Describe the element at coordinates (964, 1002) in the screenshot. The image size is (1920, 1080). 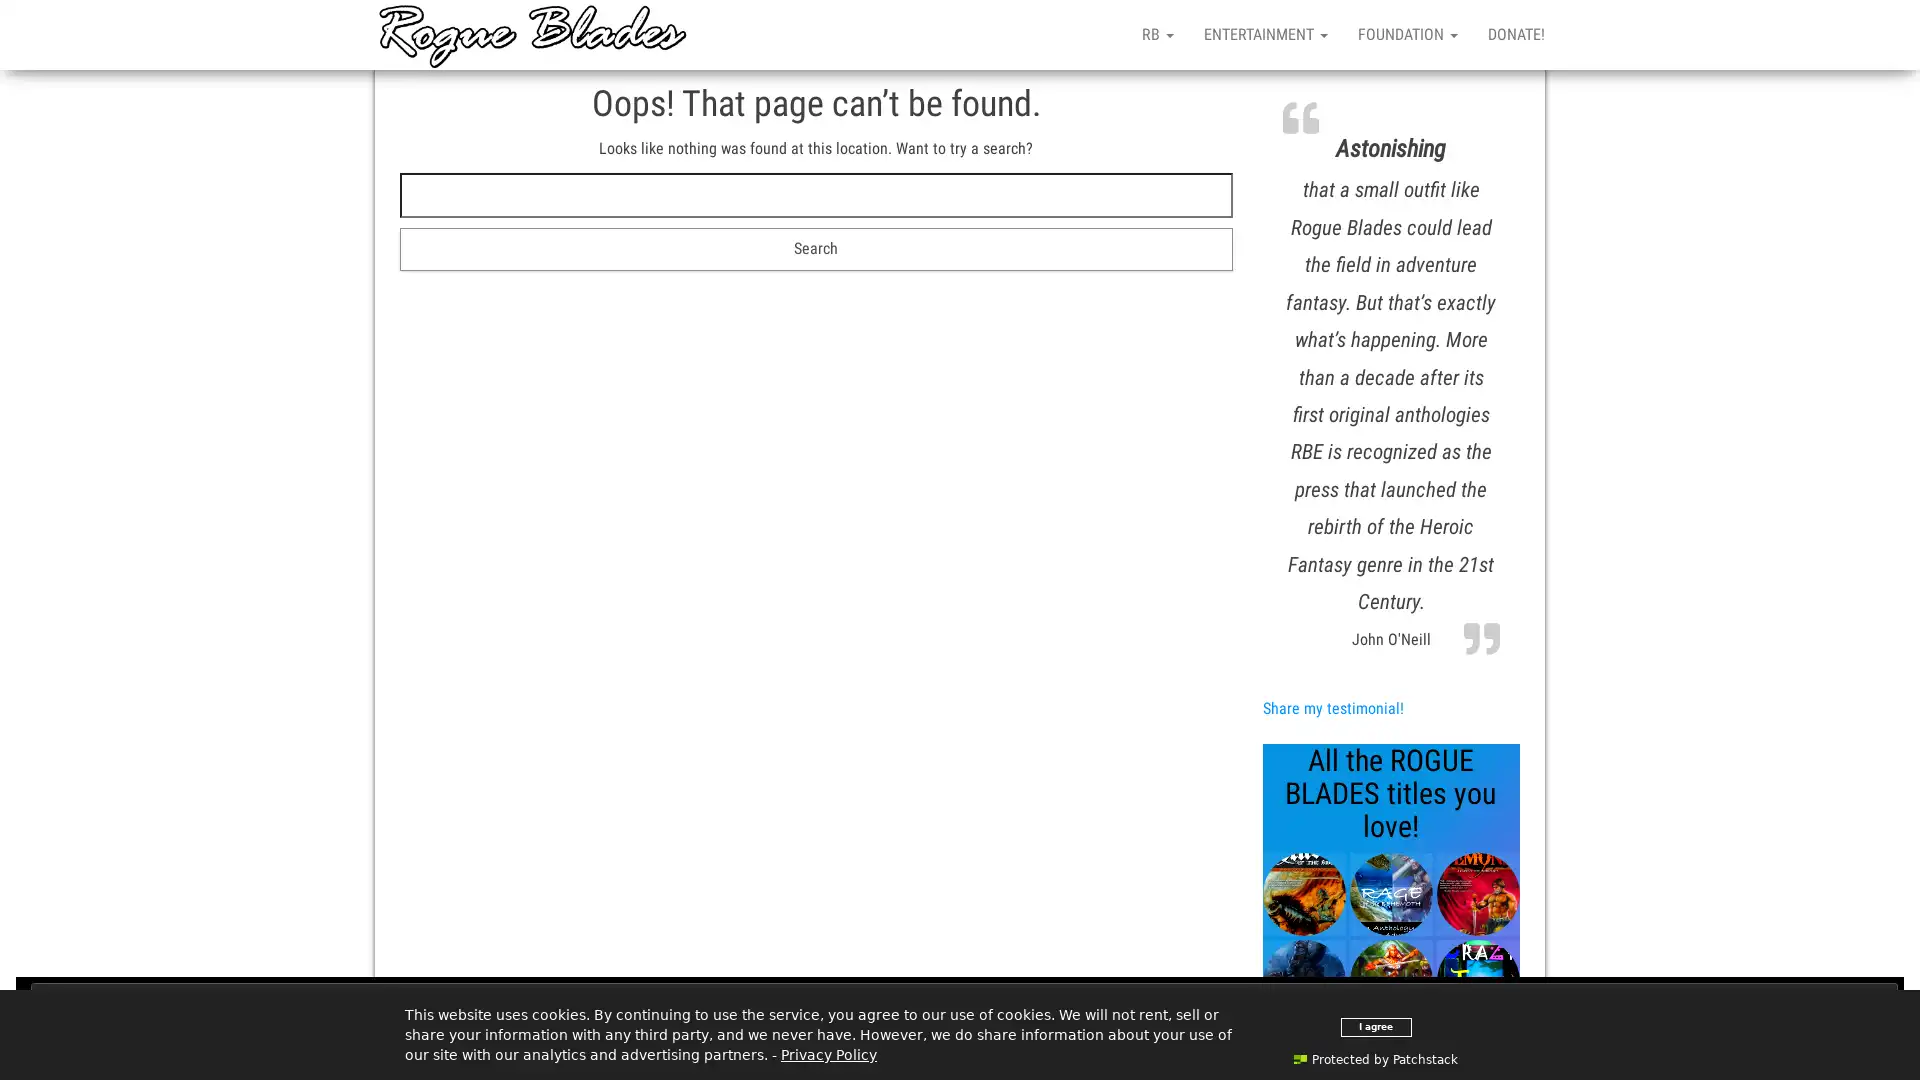
I see `Close and accept` at that location.